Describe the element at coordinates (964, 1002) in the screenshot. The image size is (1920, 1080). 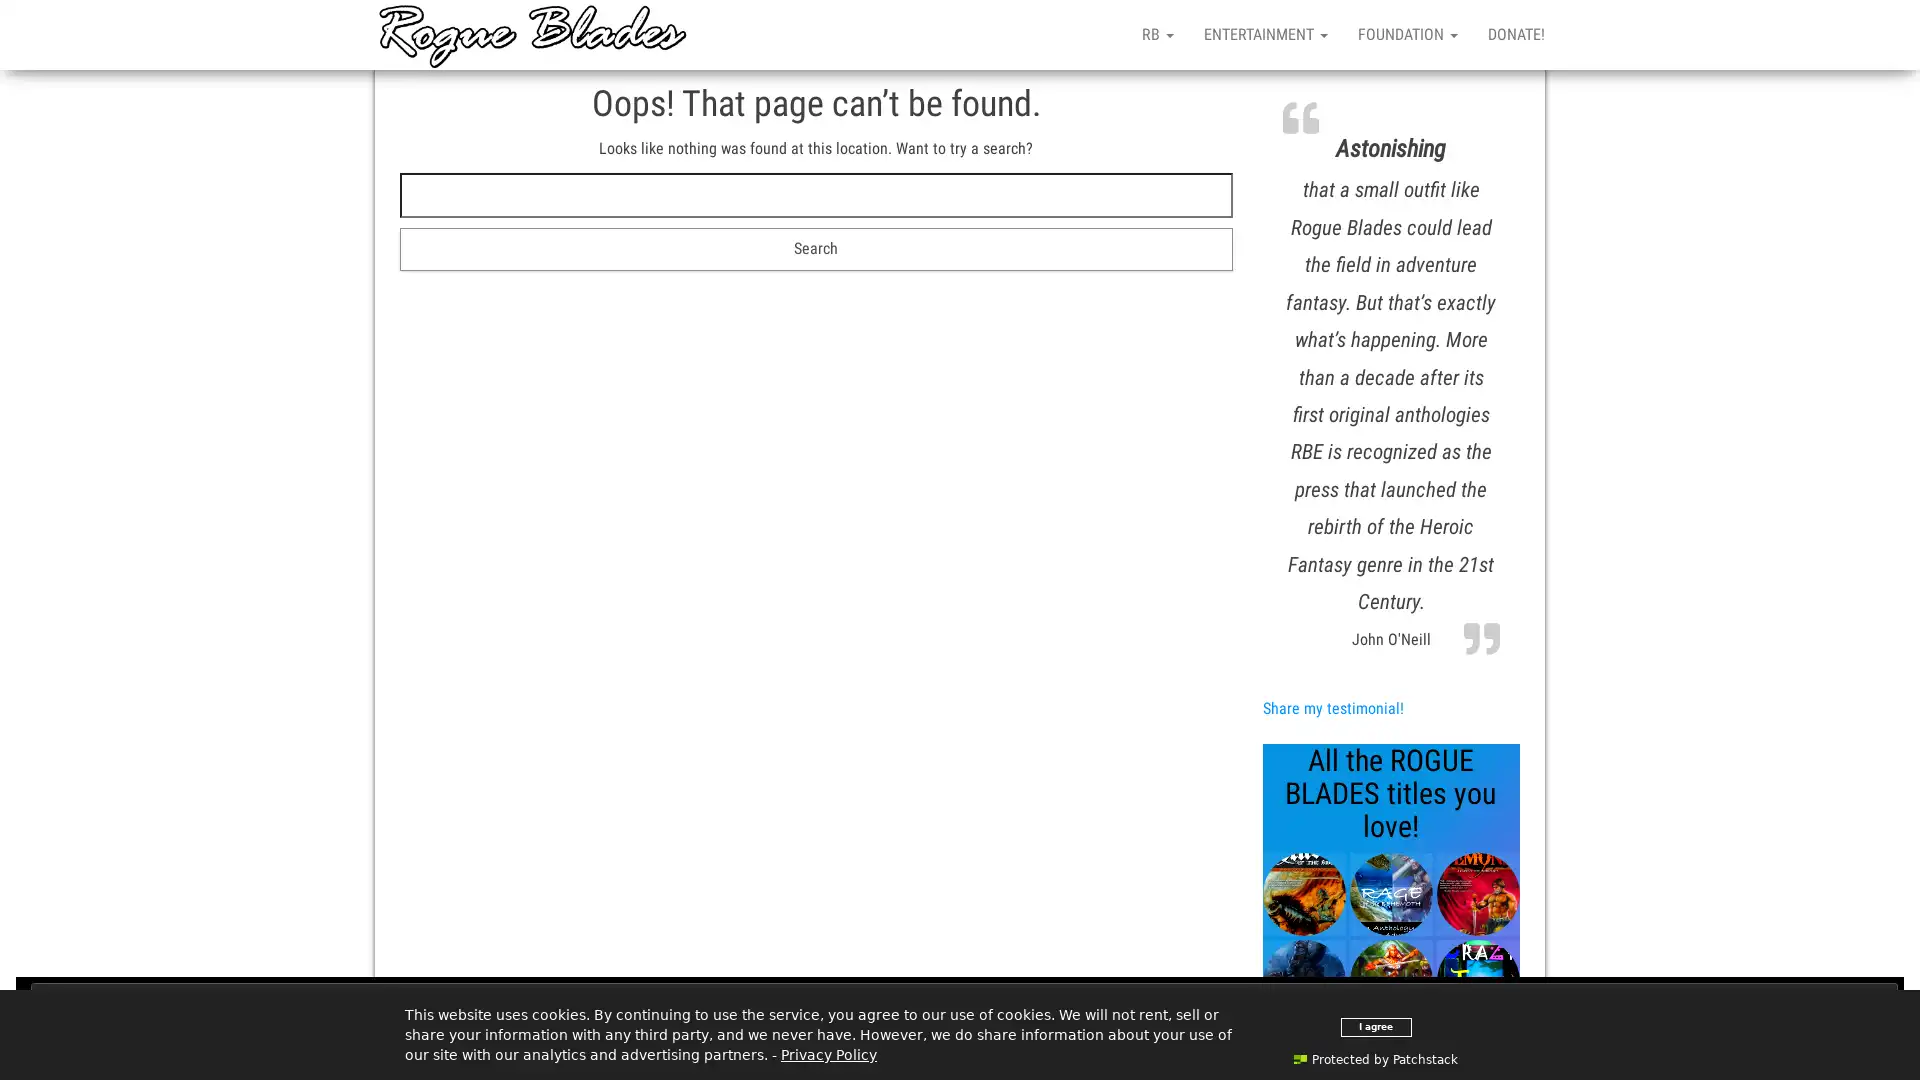
I see `Close and accept` at that location.